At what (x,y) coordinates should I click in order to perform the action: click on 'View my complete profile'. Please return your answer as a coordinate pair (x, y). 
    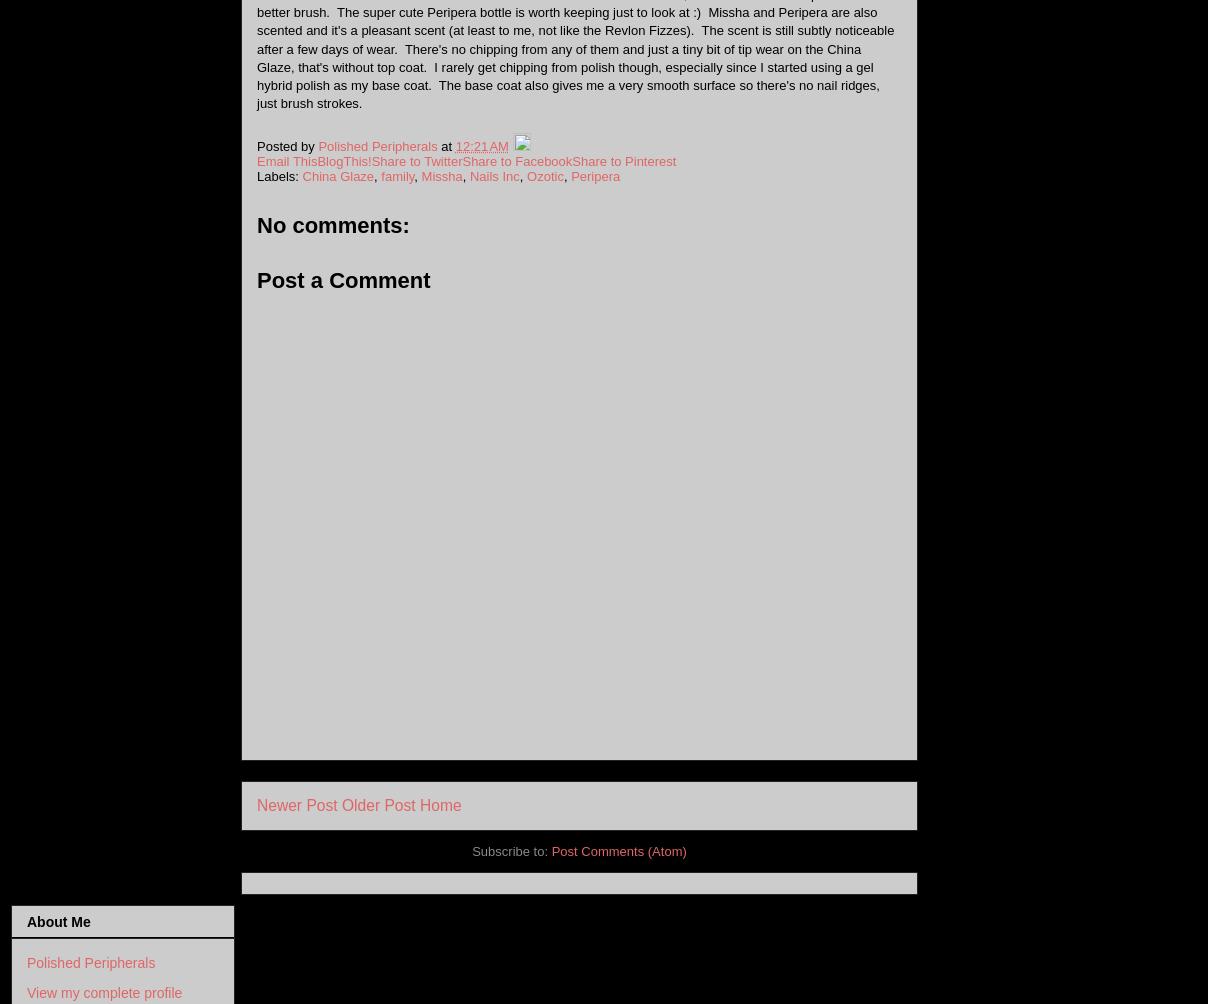
    Looking at the image, I should click on (103, 990).